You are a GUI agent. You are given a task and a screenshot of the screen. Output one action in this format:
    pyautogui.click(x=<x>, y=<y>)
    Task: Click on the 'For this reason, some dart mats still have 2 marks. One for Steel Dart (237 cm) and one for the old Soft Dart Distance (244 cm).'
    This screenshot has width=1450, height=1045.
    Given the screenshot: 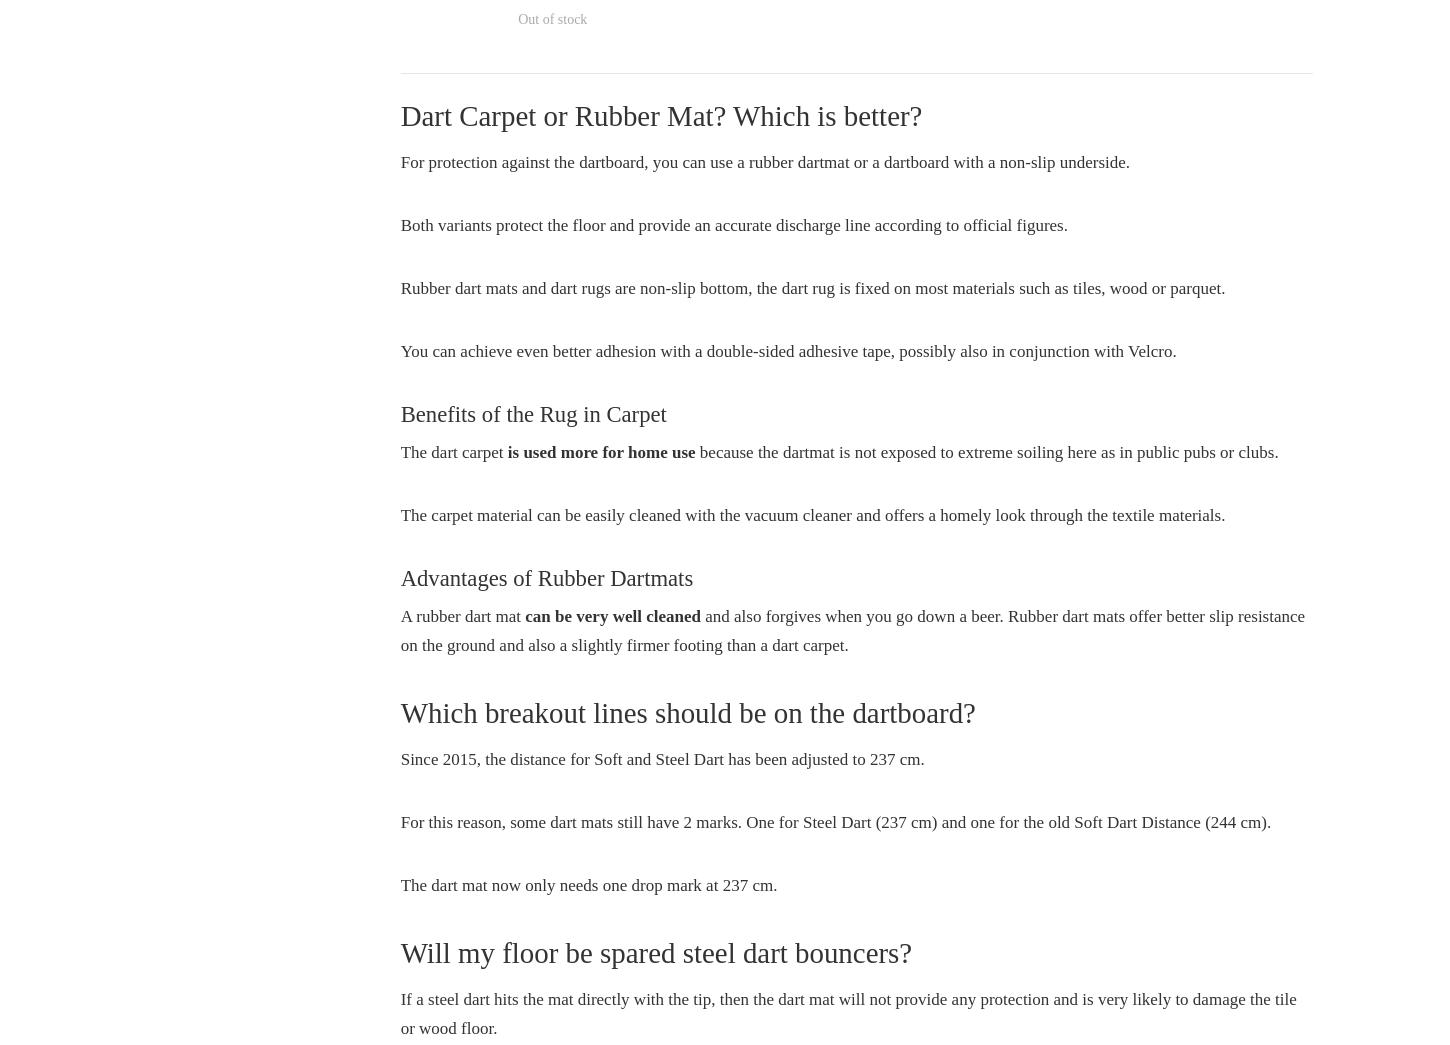 What is the action you would take?
    pyautogui.click(x=835, y=821)
    